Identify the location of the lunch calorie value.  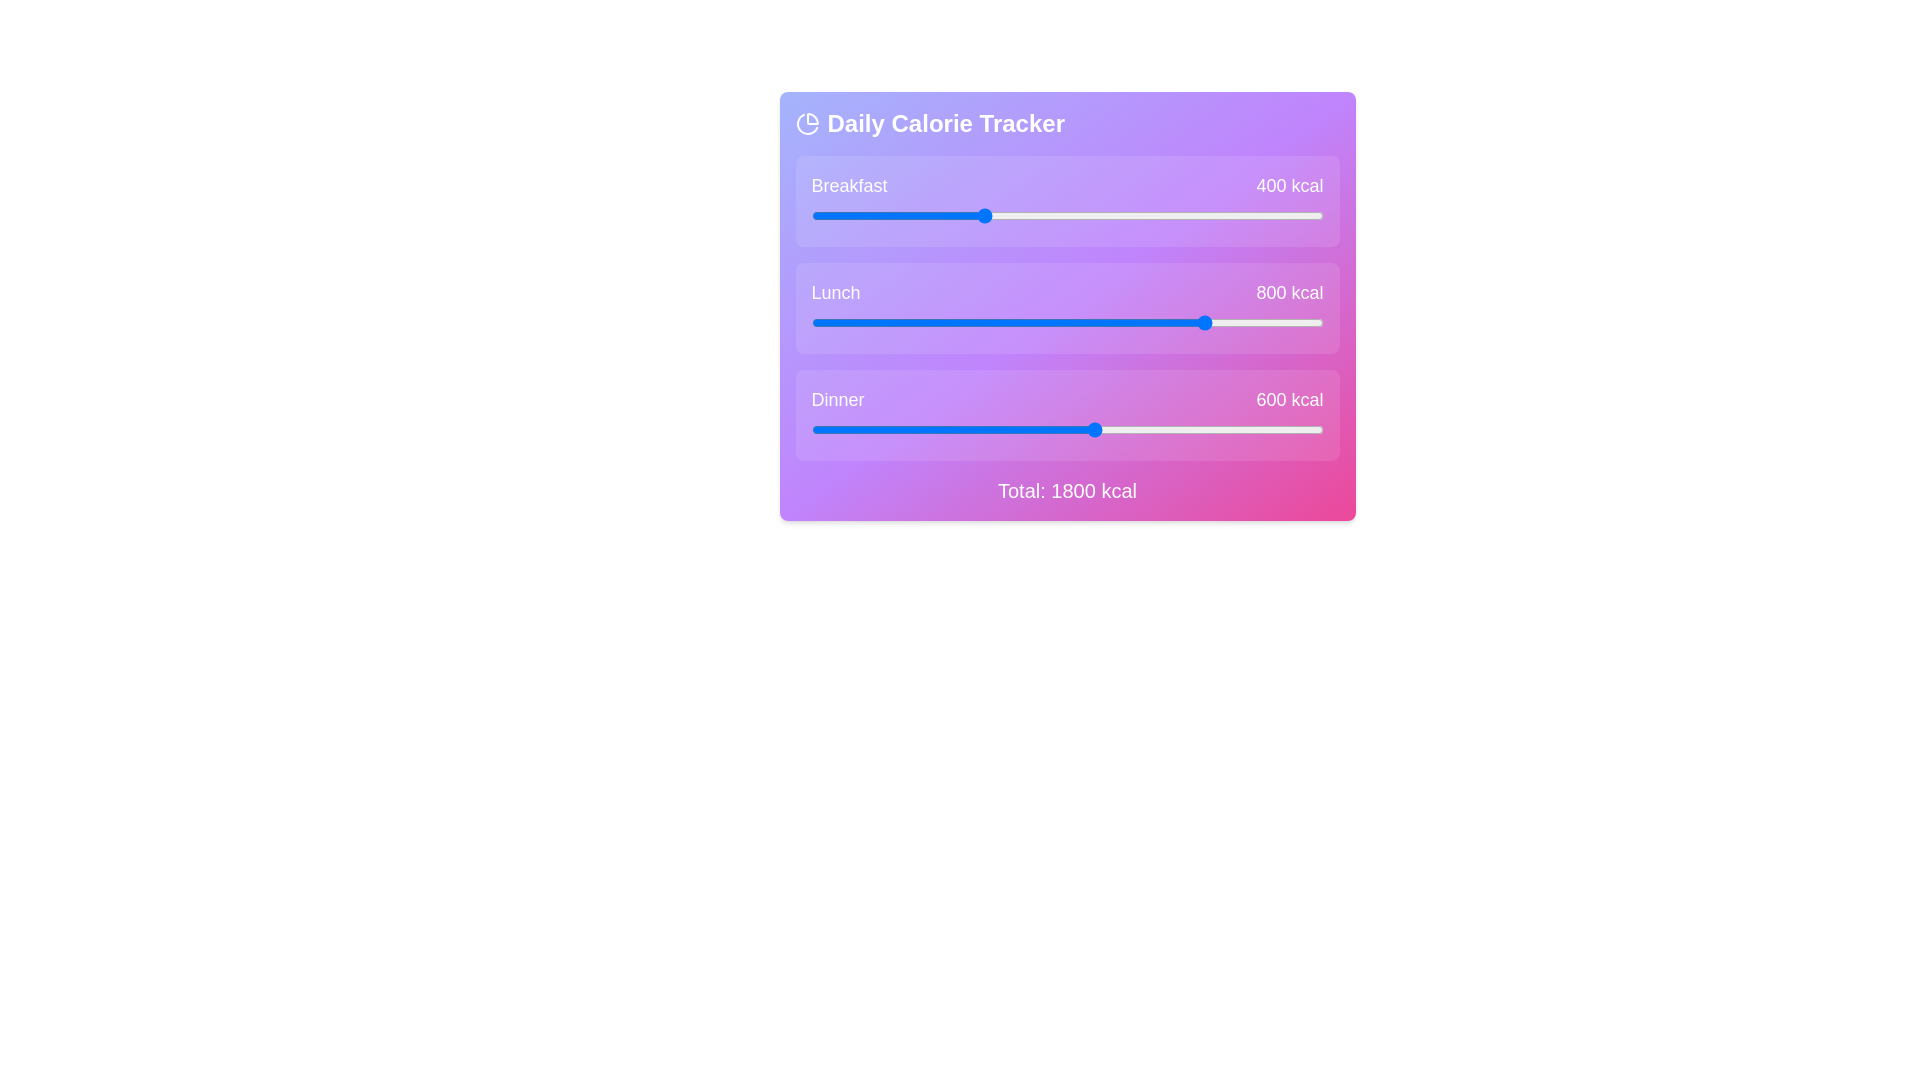
(1255, 322).